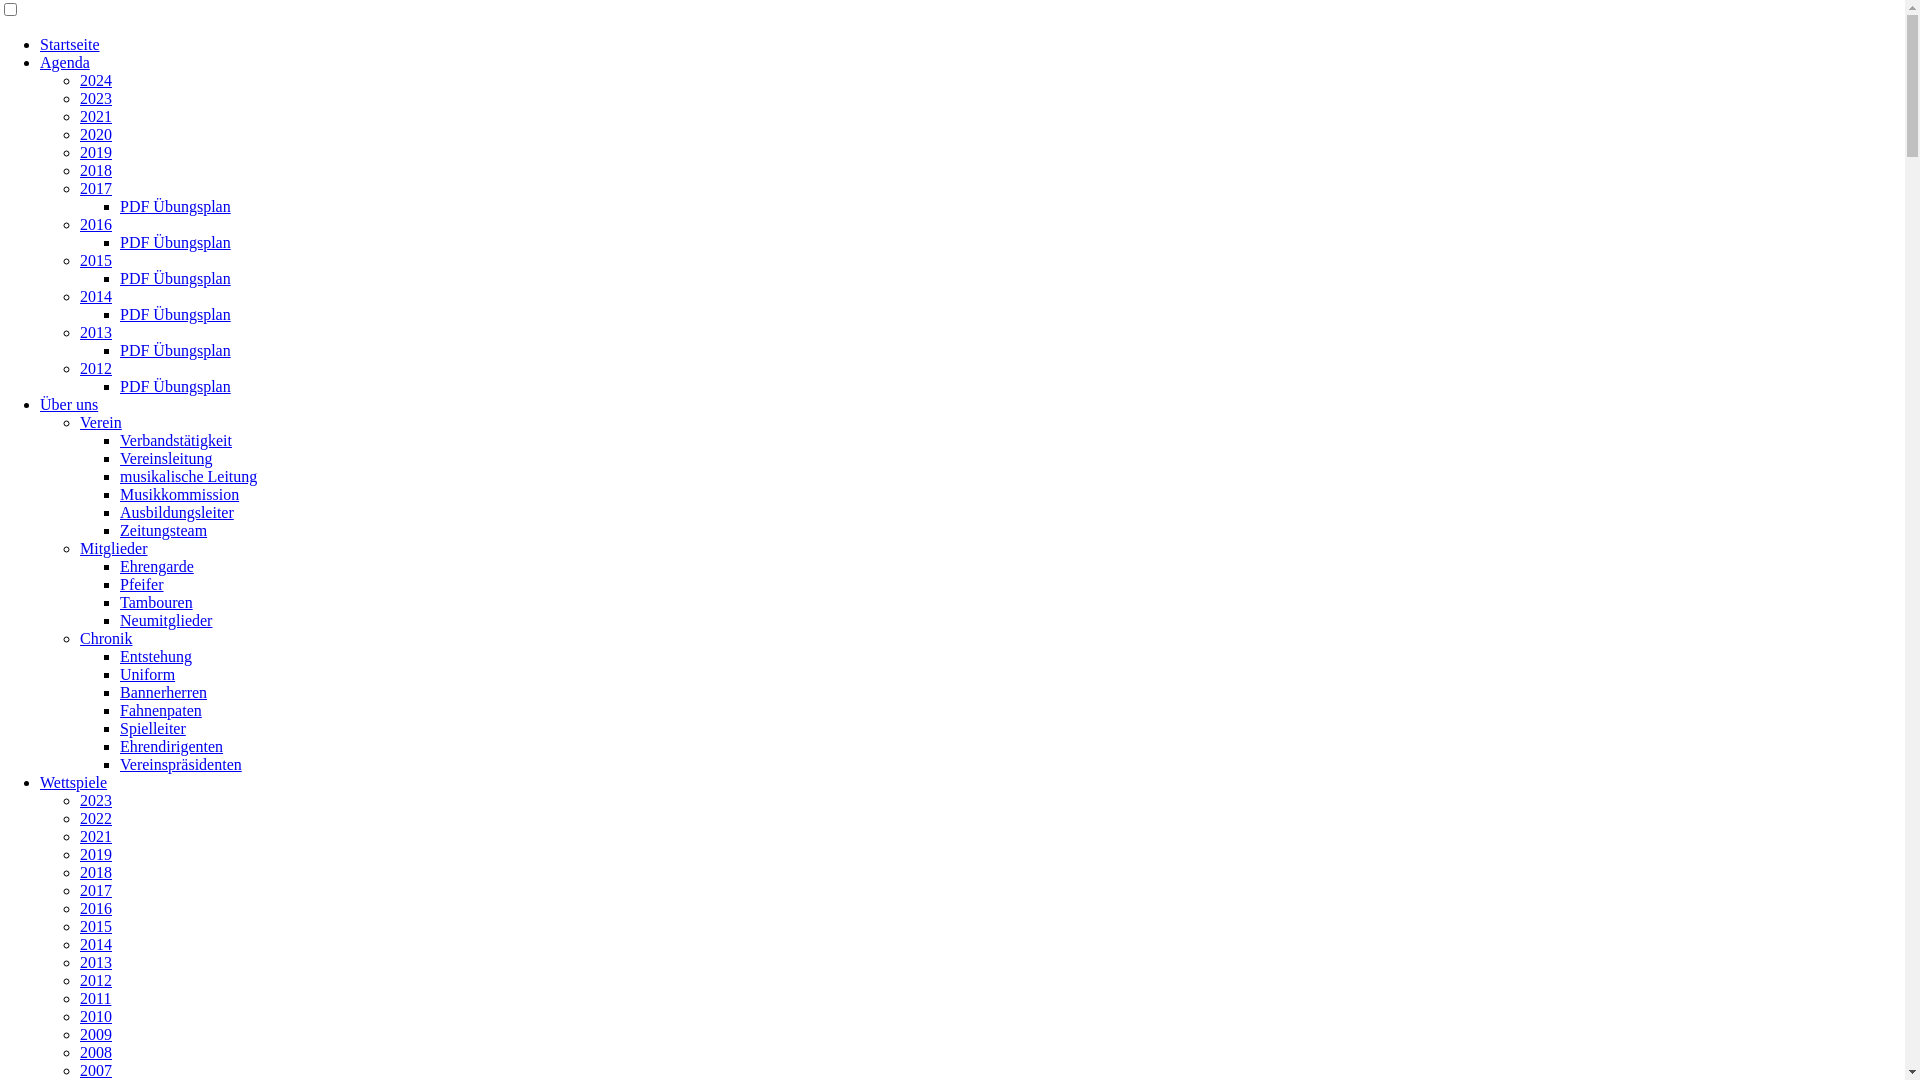  What do you see at coordinates (155, 601) in the screenshot?
I see `'Tambouren'` at bounding box center [155, 601].